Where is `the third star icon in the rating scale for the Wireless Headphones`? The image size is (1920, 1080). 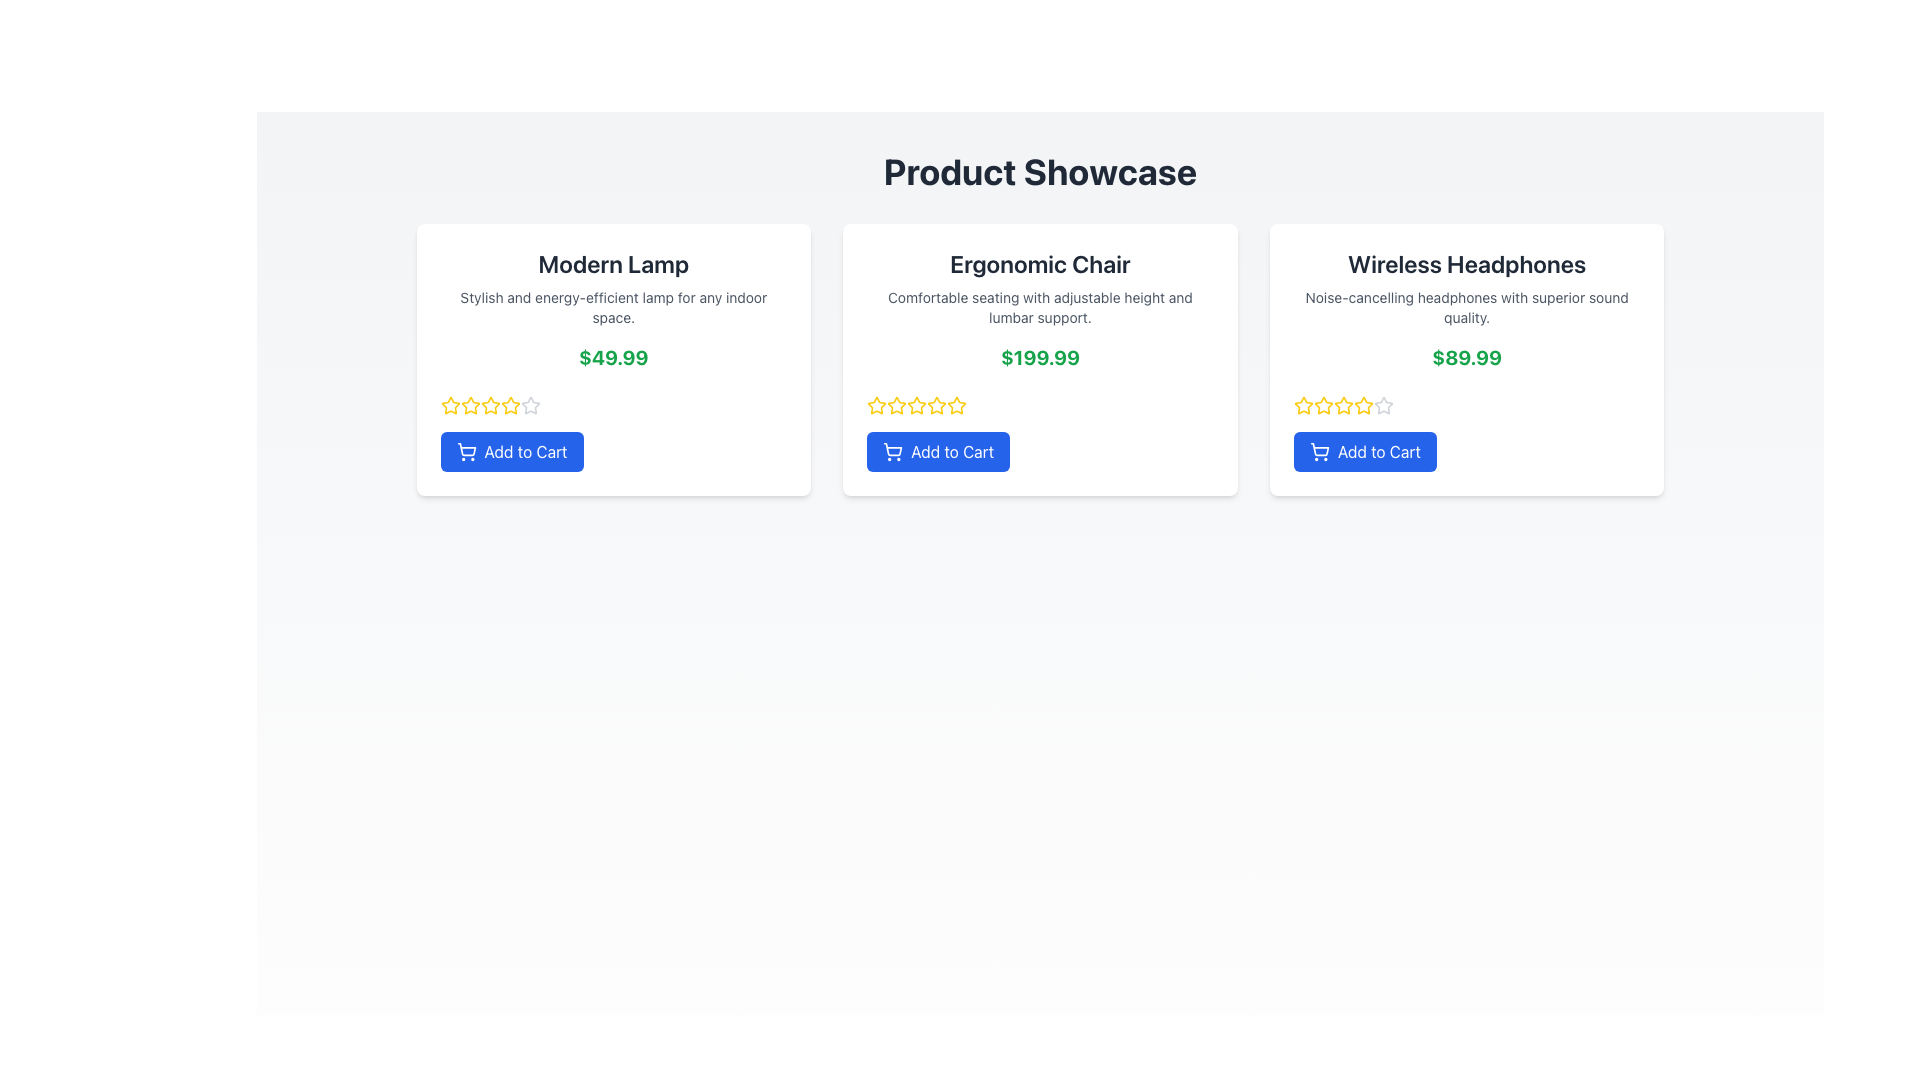
the third star icon in the rating scale for the Wireless Headphones is located at coordinates (1343, 405).